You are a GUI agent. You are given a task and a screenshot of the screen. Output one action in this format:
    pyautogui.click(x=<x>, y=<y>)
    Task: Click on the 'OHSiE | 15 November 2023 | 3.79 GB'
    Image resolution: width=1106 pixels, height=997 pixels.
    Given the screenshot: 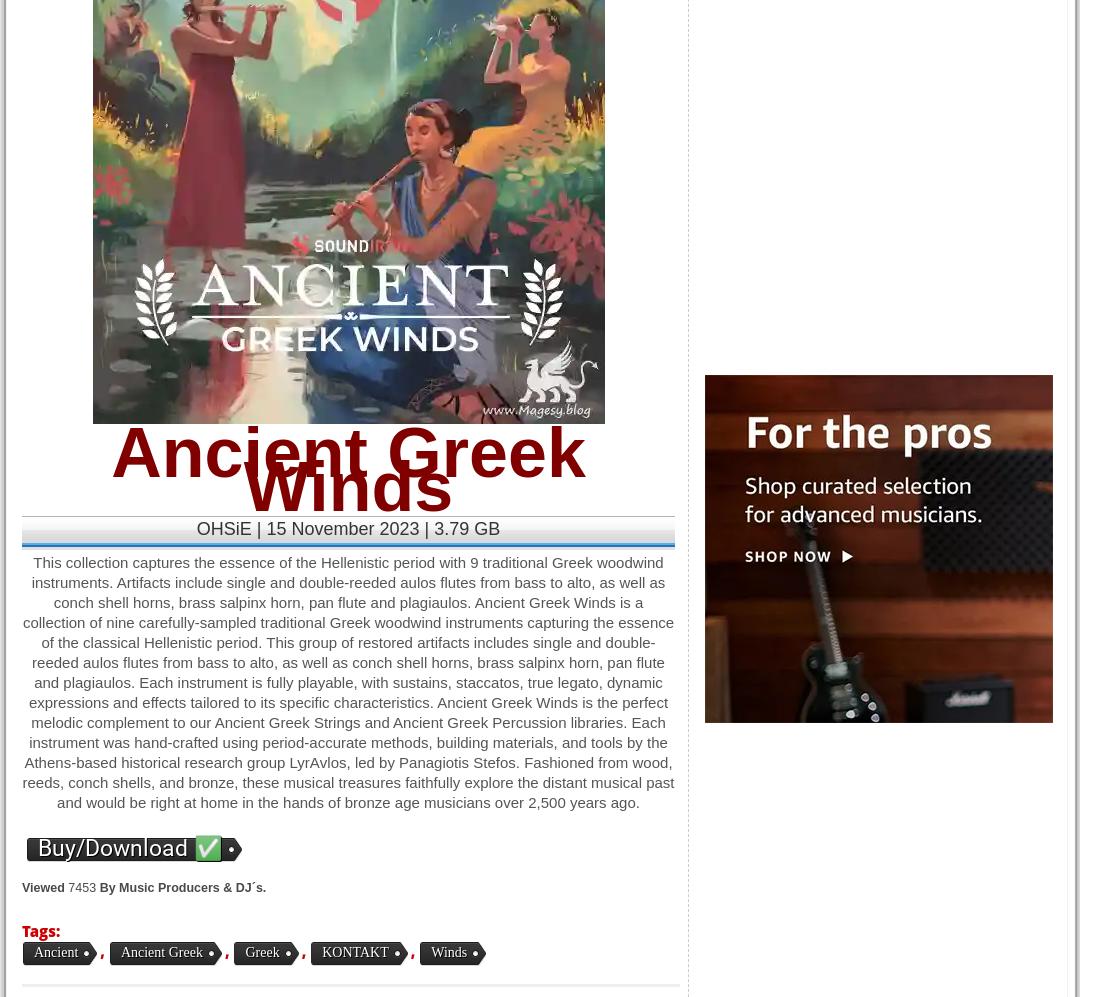 What is the action you would take?
    pyautogui.click(x=347, y=528)
    